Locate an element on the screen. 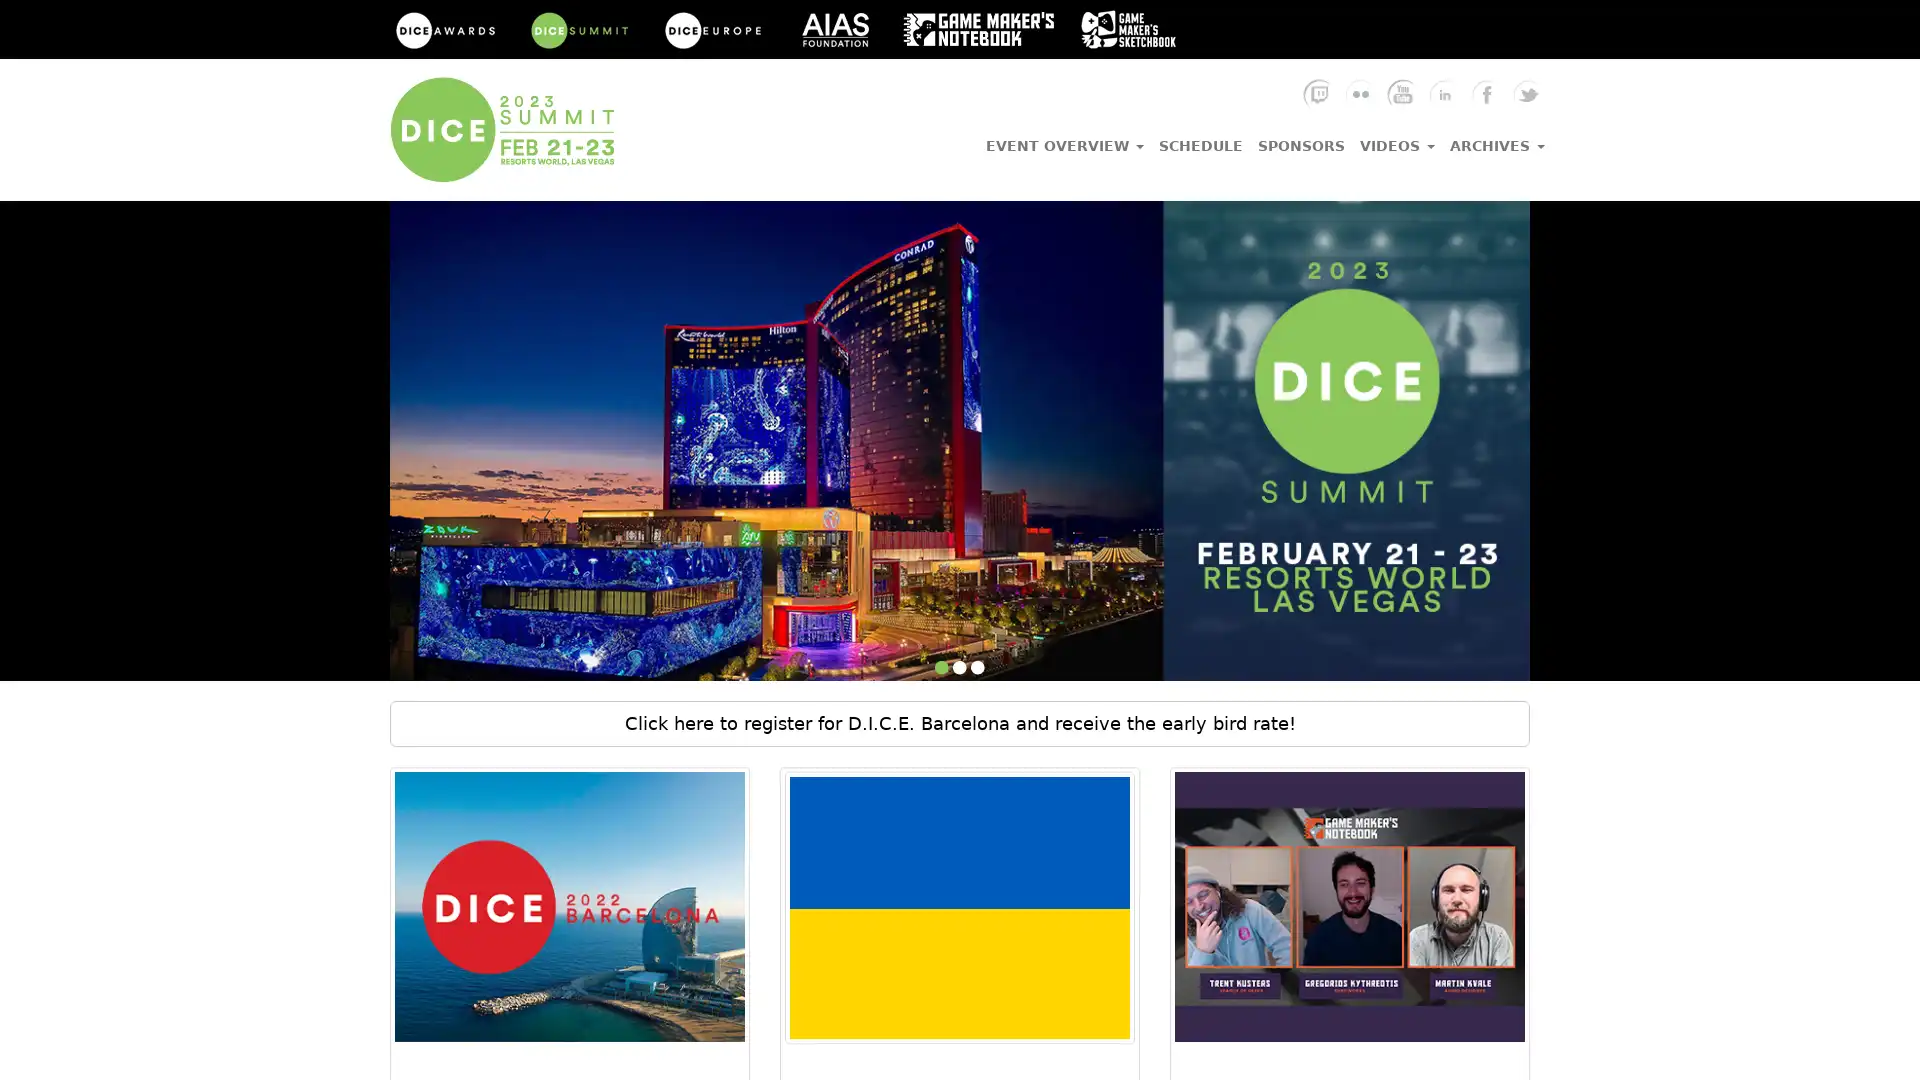  EVENT OVERVIEW is located at coordinates (1064, 145).